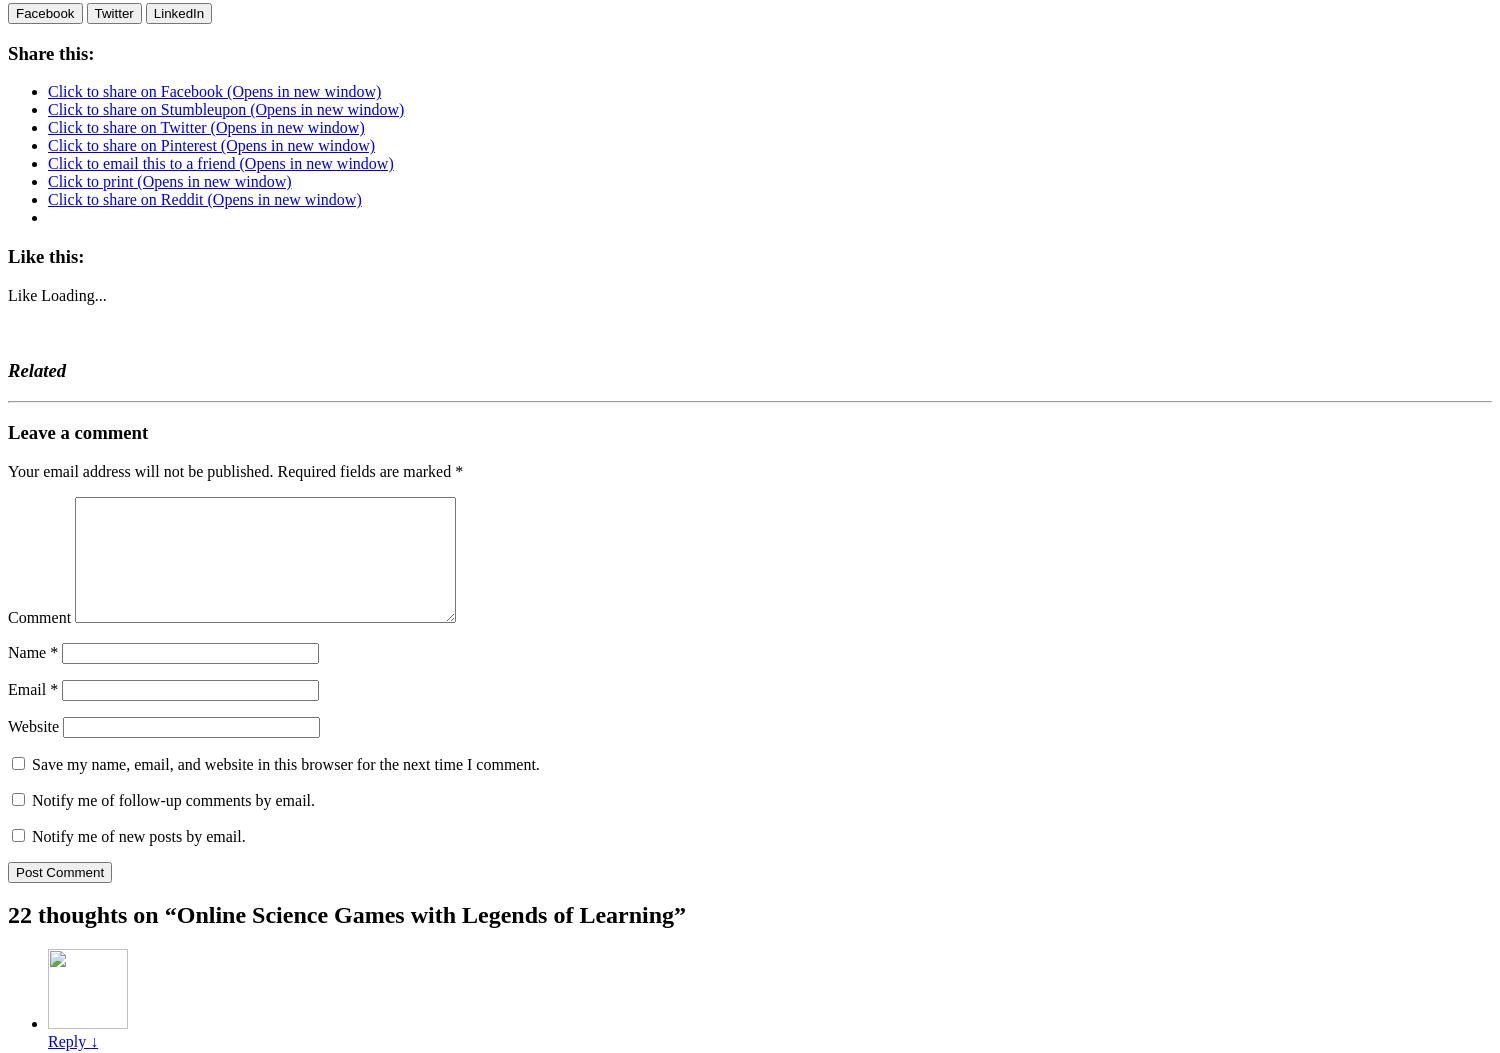 The image size is (1500, 1053). Describe the element at coordinates (225, 109) in the screenshot. I see `'Click to share on Stumbleupon (Opens in new window)'` at that location.